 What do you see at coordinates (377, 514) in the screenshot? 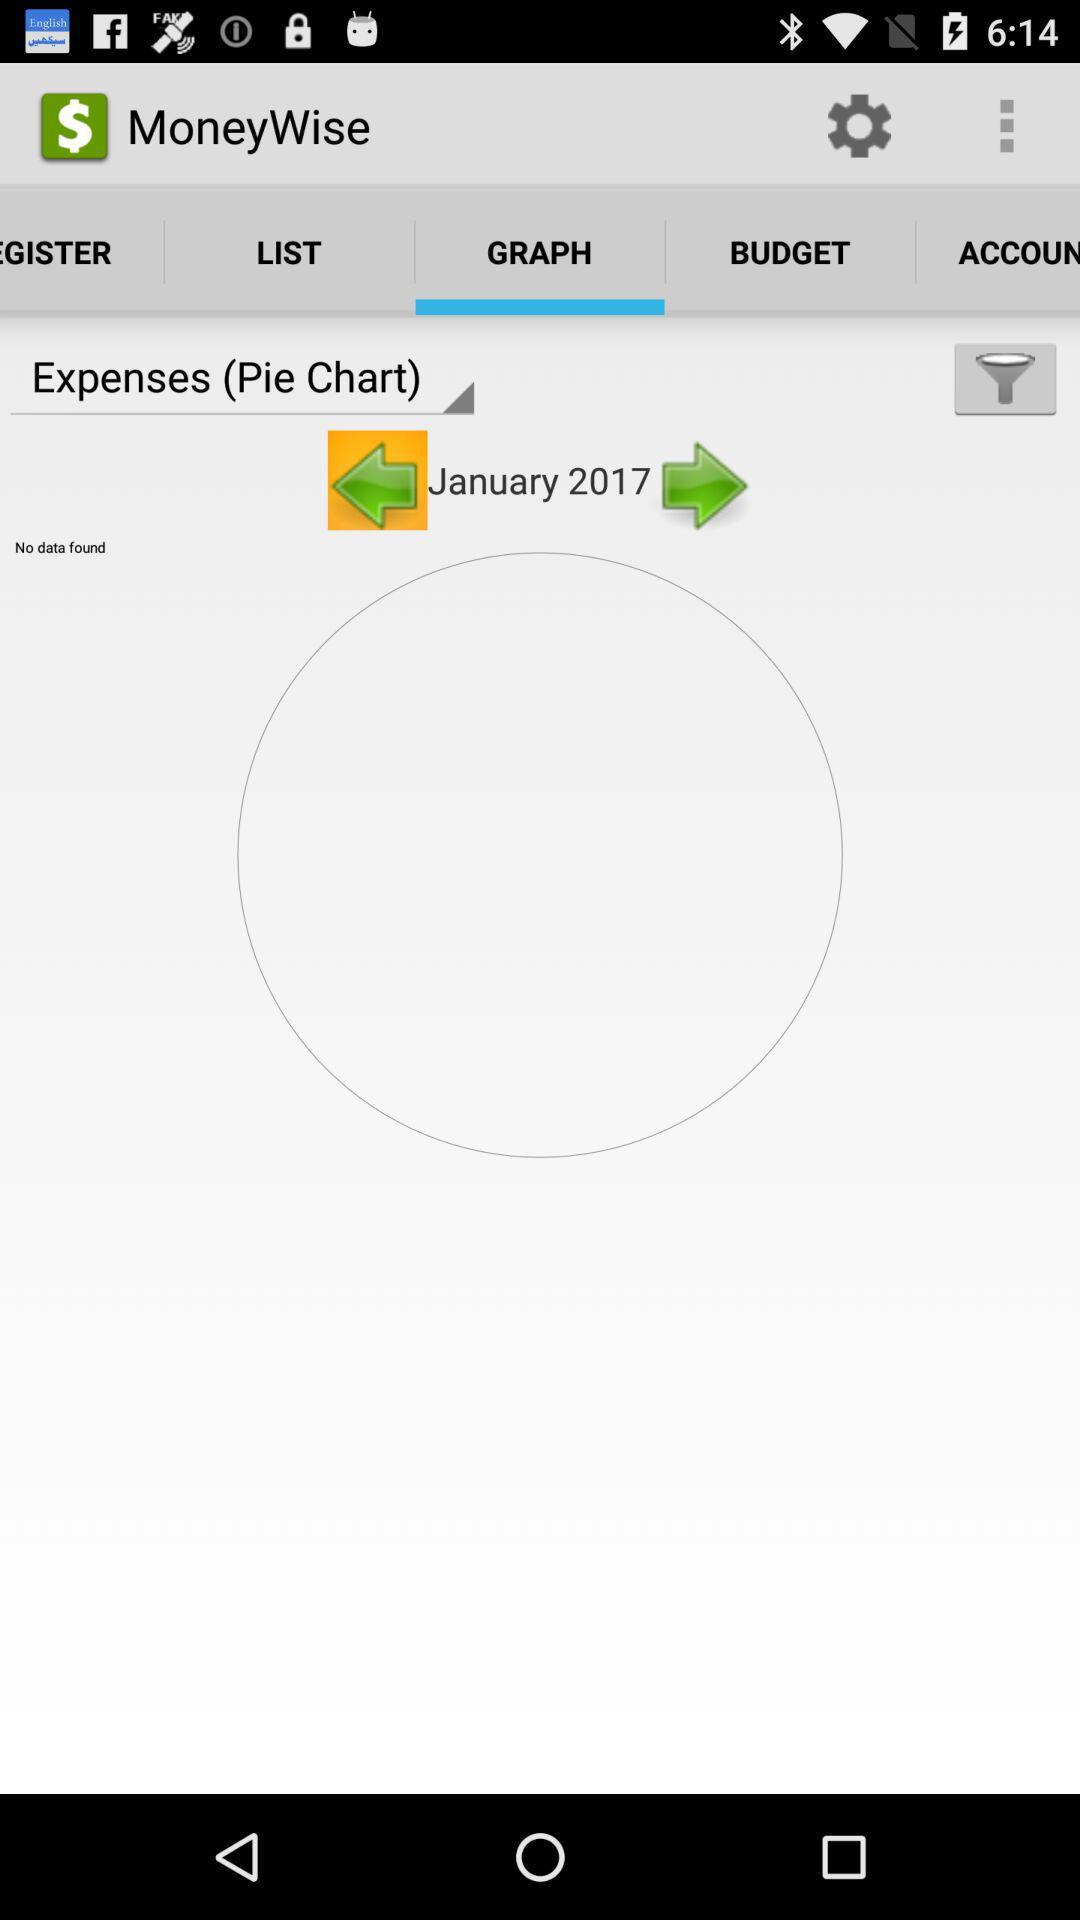
I see `the arrow_backward icon` at bounding box center [377, 514].